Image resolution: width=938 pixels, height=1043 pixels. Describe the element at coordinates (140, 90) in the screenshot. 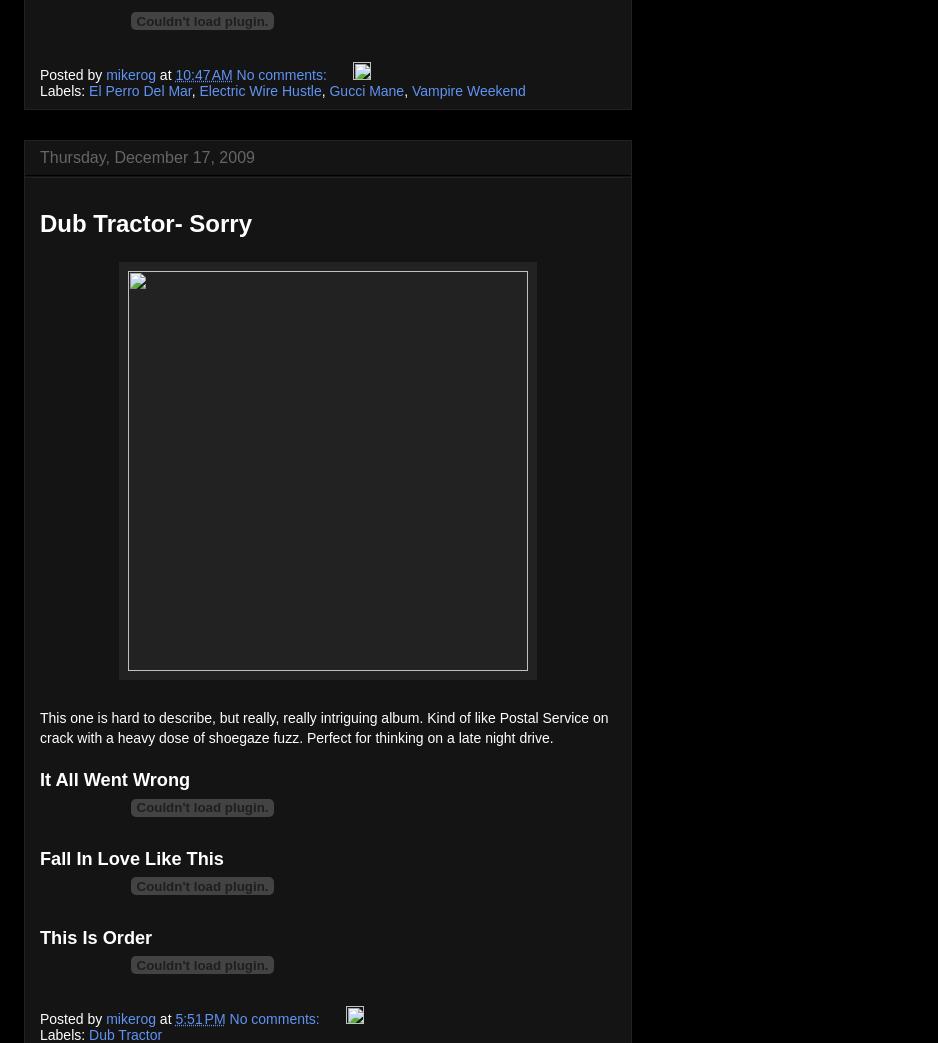

I see `'El Perro Del Mar'` at that location.